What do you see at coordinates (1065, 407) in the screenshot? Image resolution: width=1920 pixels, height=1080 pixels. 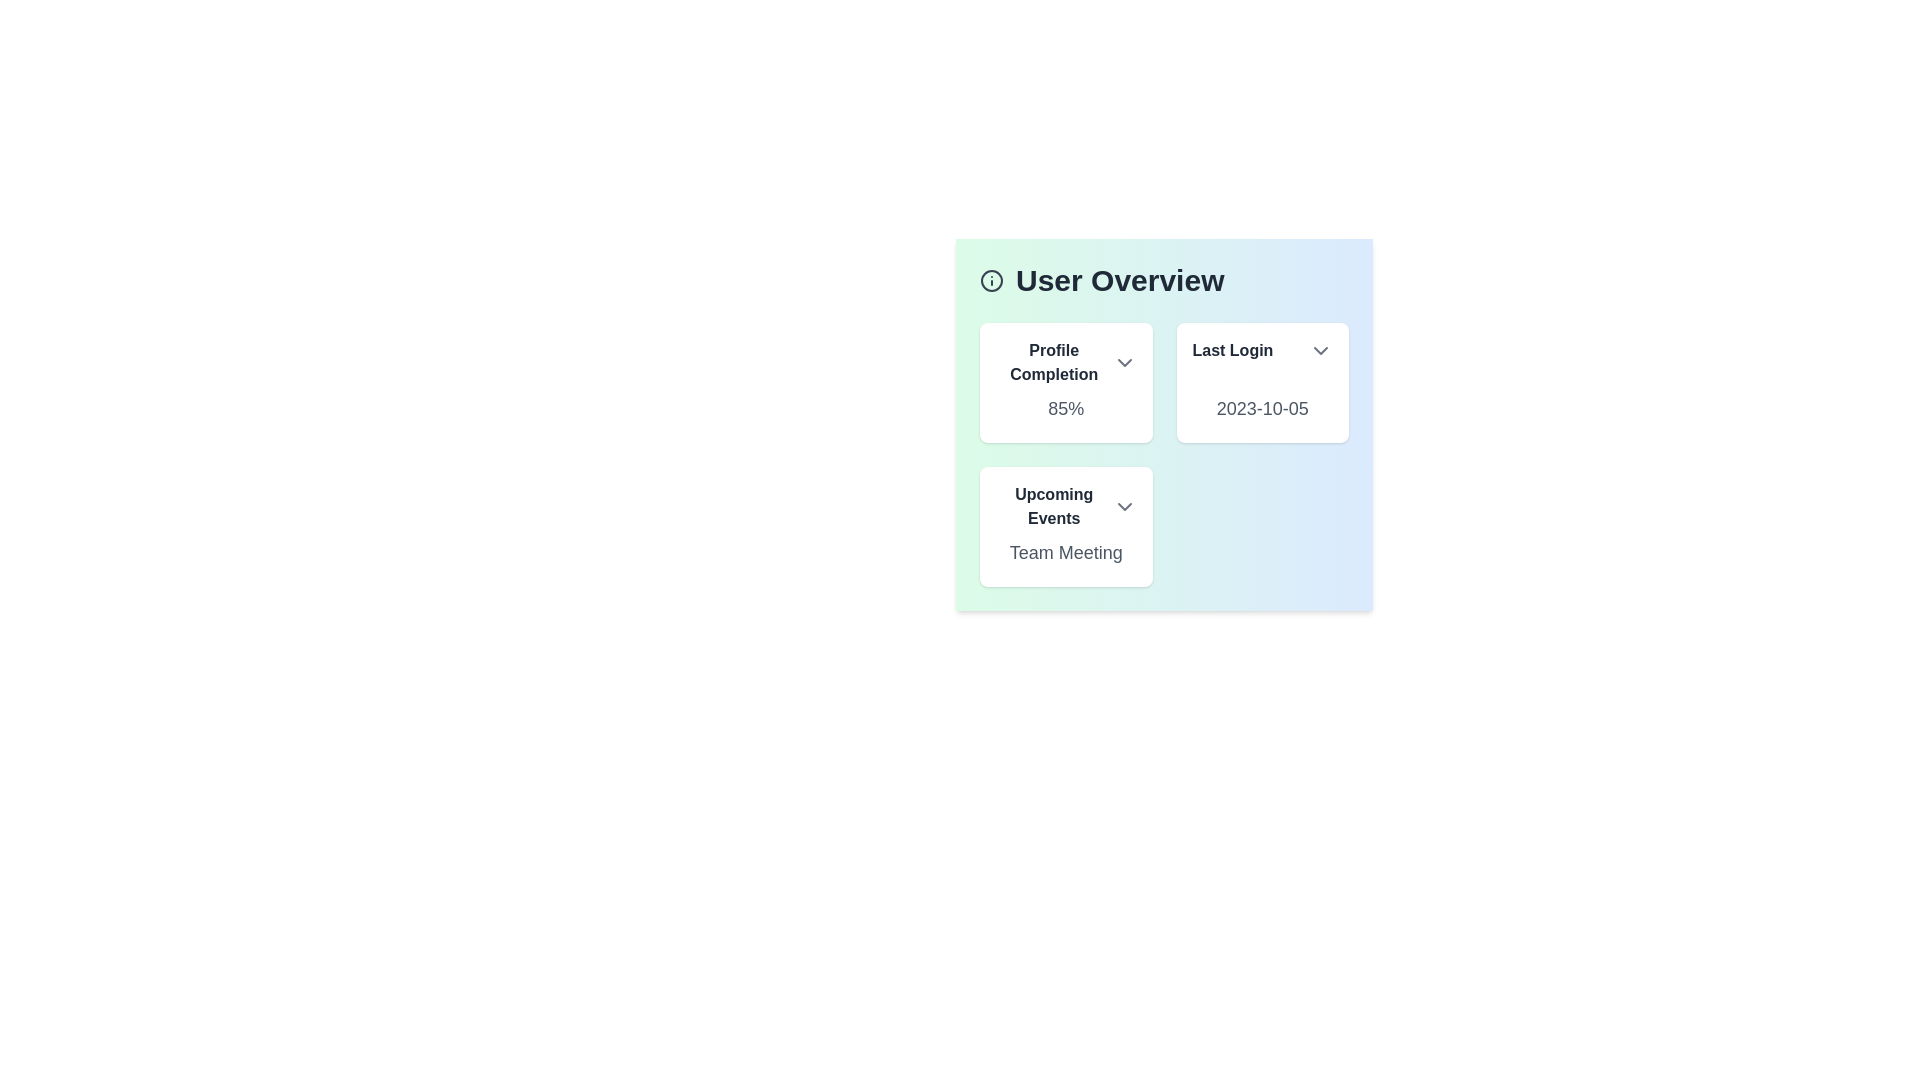 I see `the Text label that indicates the user's profile completion percentage, located in the 'Profile Completion' section of the 'User Overview' module` at bounding box center [1065, 407].